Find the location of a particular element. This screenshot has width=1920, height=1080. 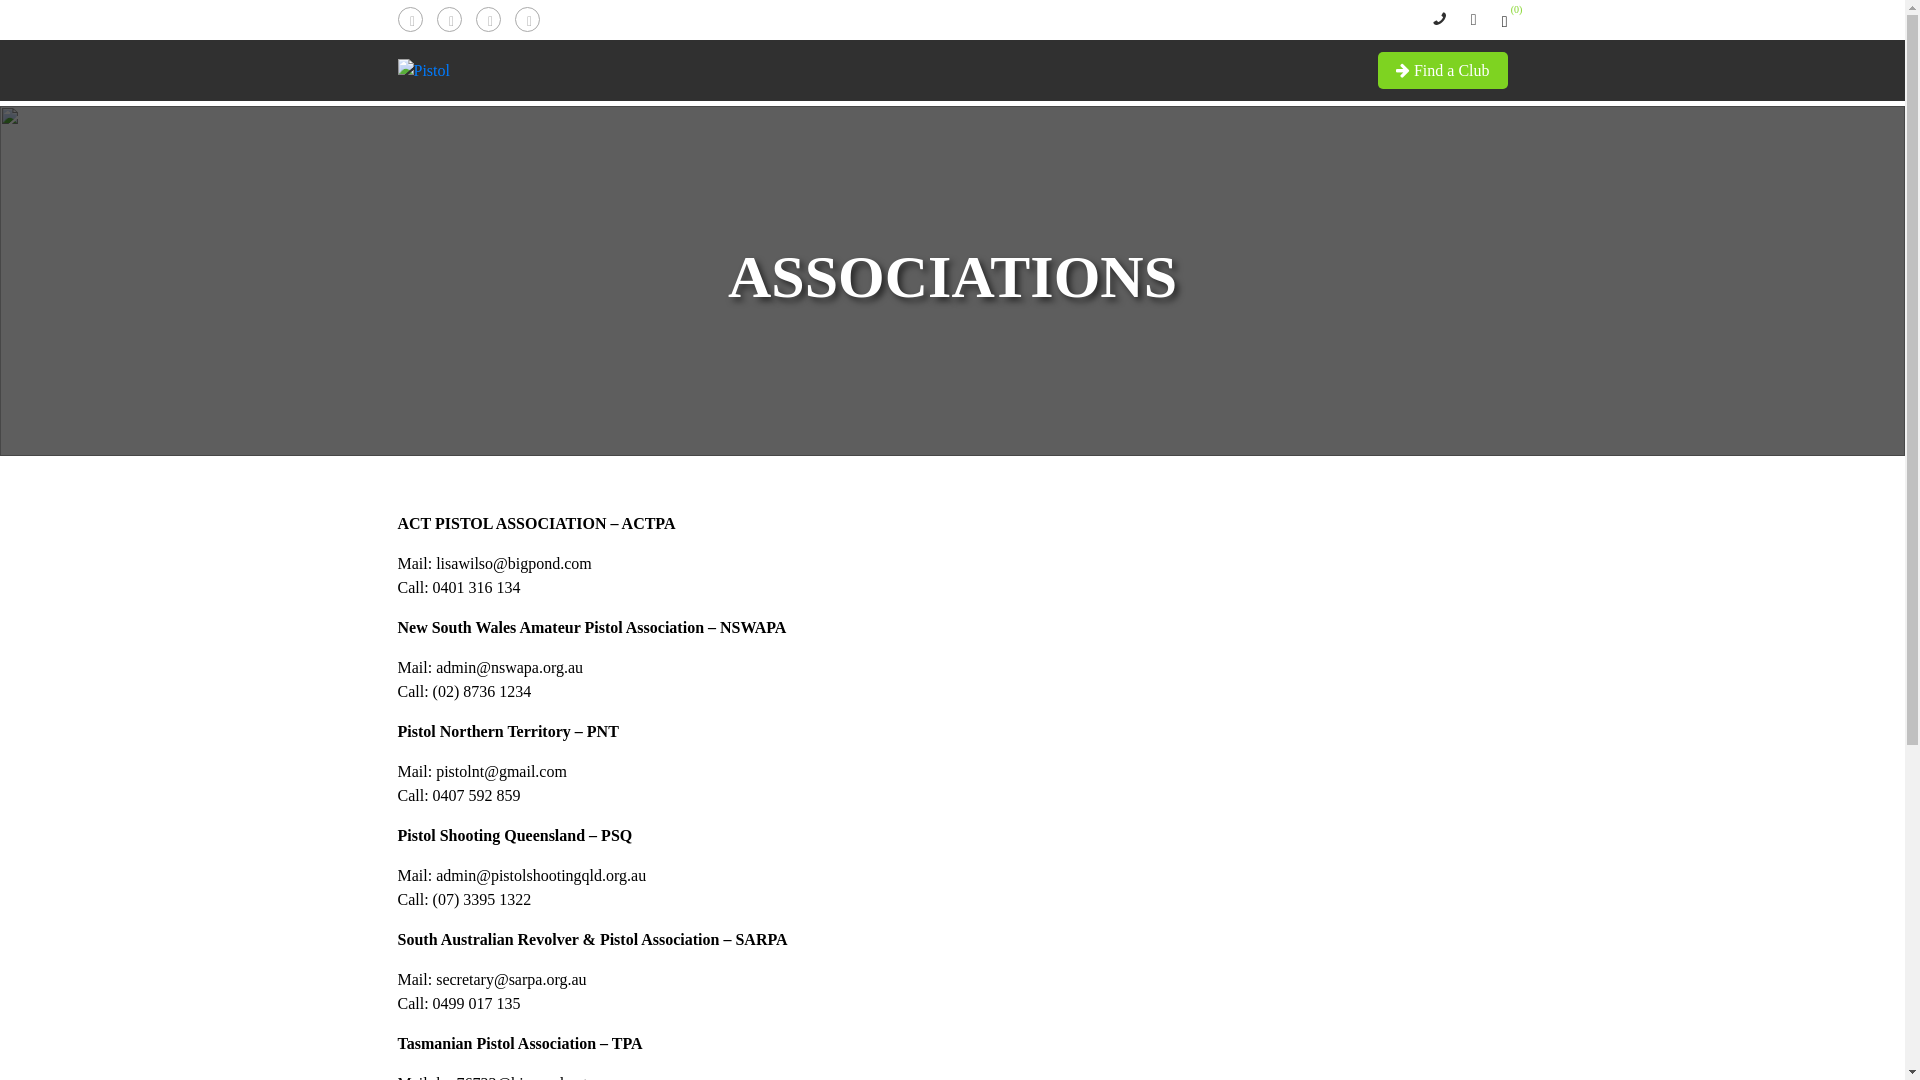

'lisawilso@bigpond.com' is located at coordinates (513, 563).